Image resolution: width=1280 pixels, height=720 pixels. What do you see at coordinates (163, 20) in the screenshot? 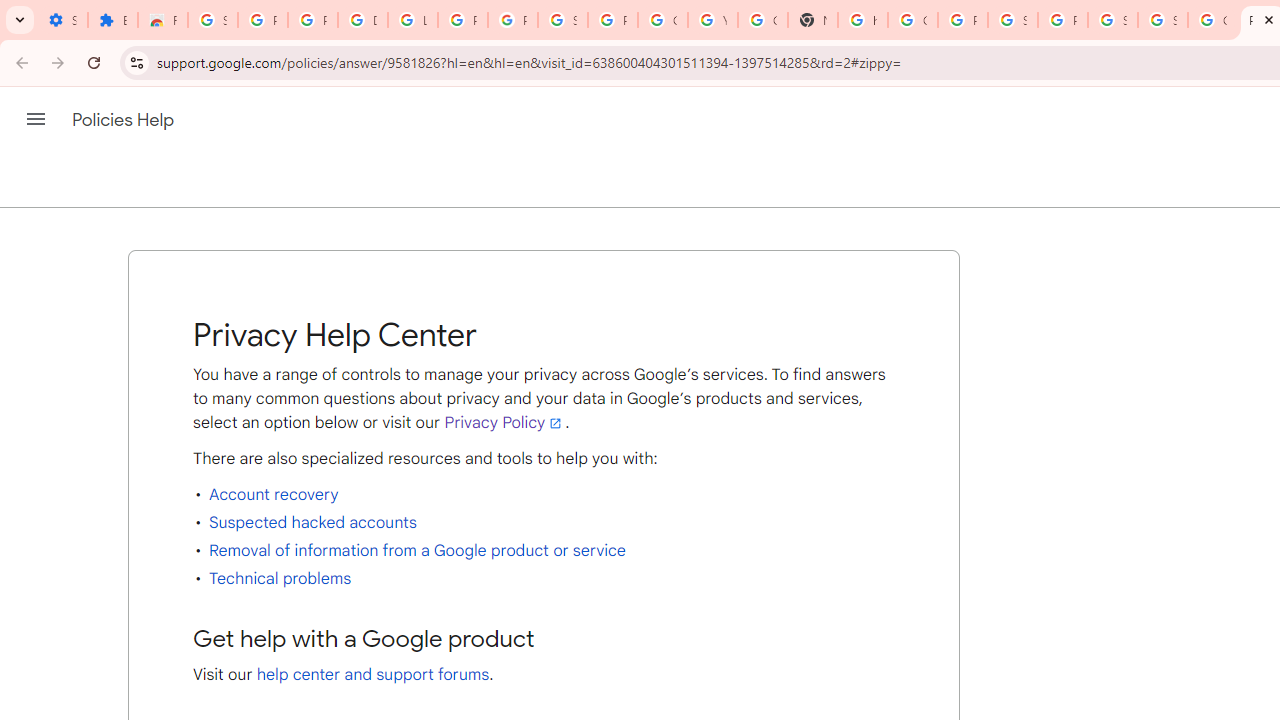
I see `'Reviews: Helix Fruit Jump Arcade Game'` at bounding box center [163, 20].